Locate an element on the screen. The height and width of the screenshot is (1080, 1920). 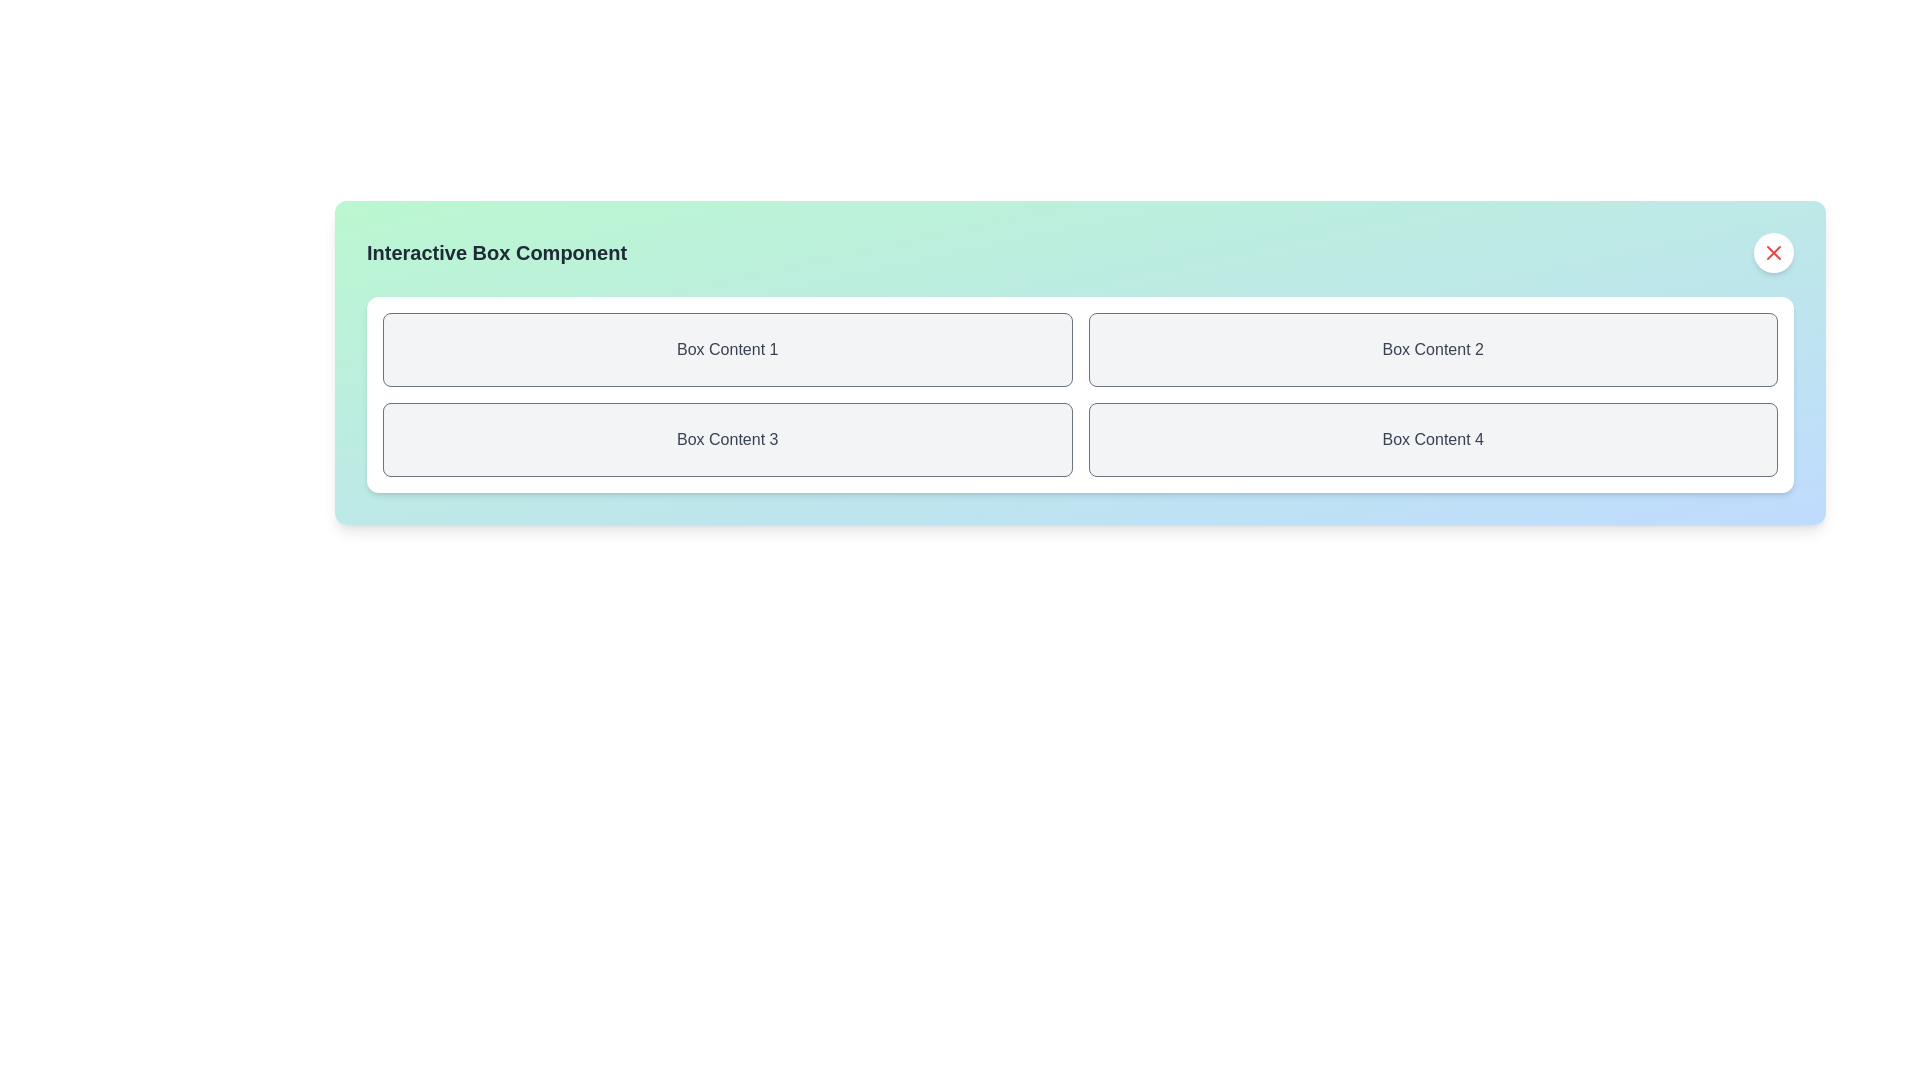
the light gray rectangular box labeled 'Box Content 2' is located at coordinates (1432, 349).